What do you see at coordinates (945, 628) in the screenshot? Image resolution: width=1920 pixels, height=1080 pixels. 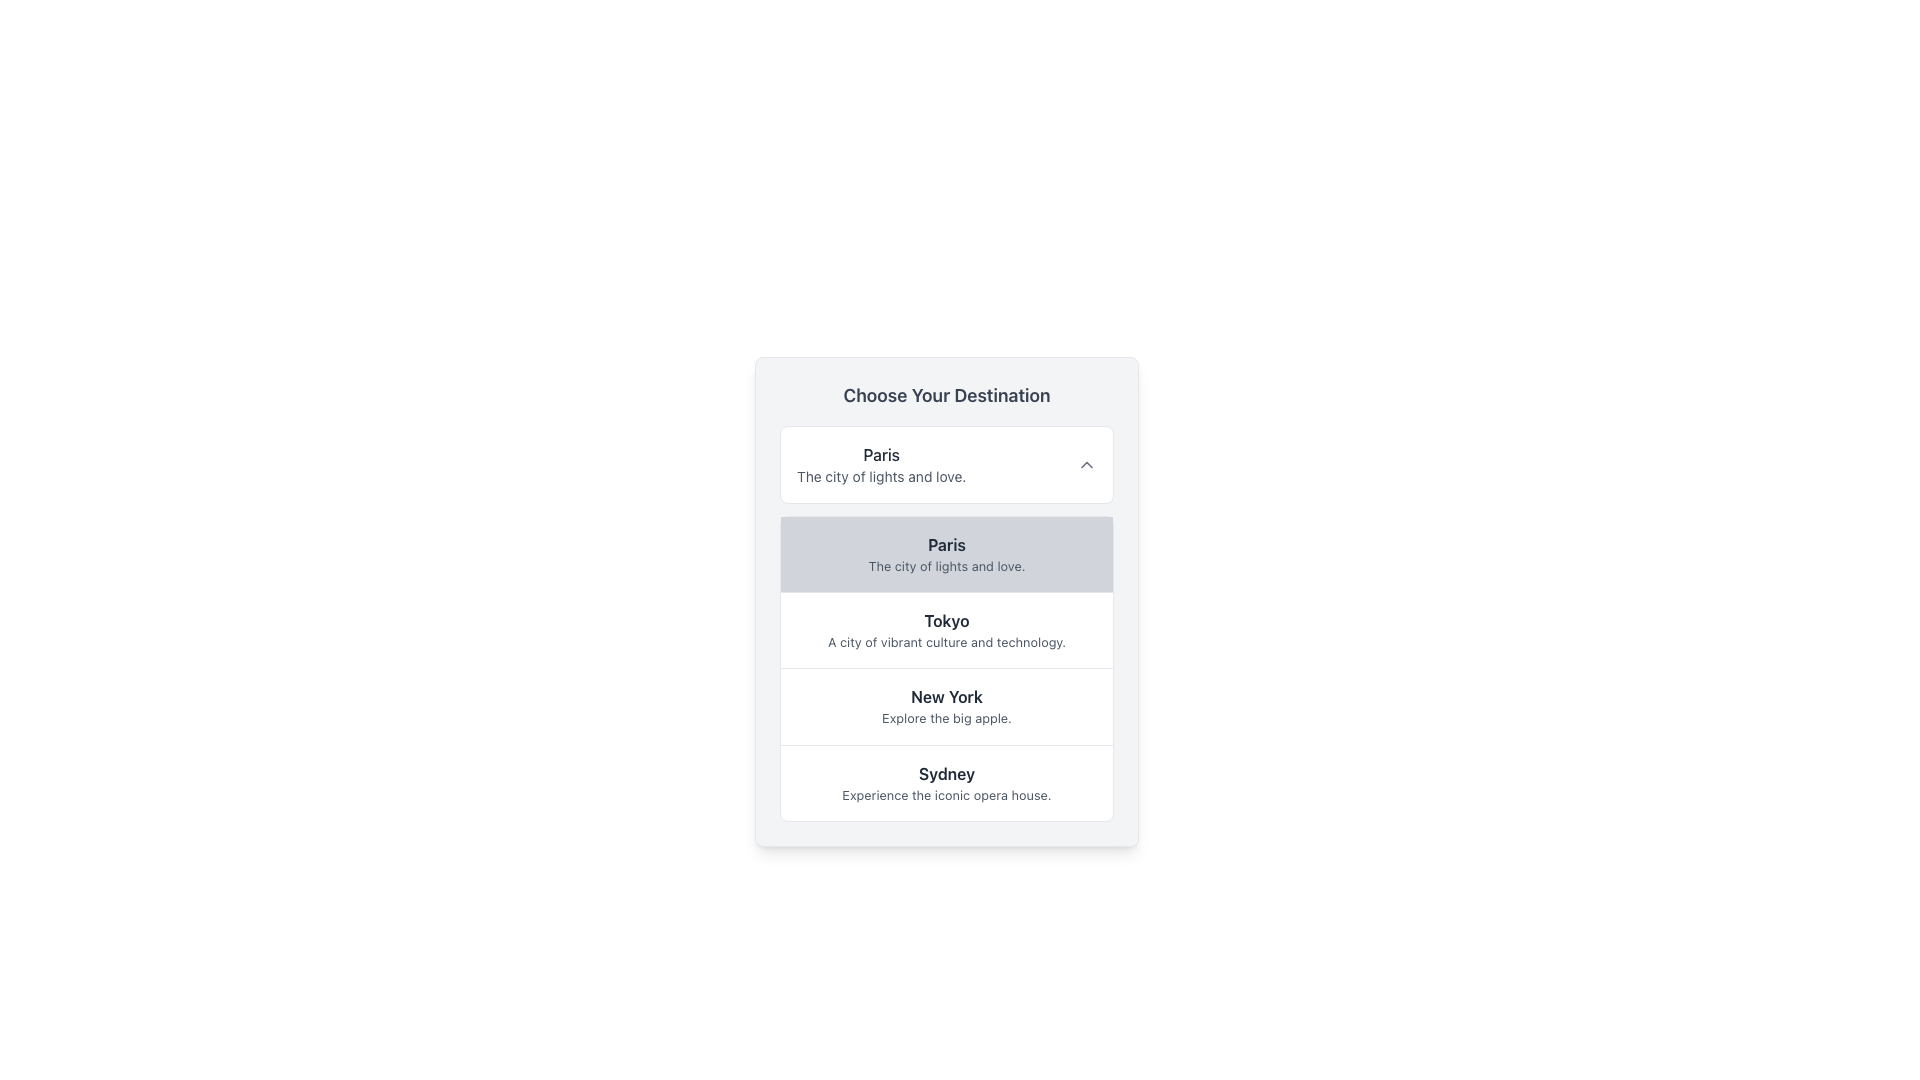 I see `the selectable list item displaying 'Tokyo'` at bounding box center [945, 628].